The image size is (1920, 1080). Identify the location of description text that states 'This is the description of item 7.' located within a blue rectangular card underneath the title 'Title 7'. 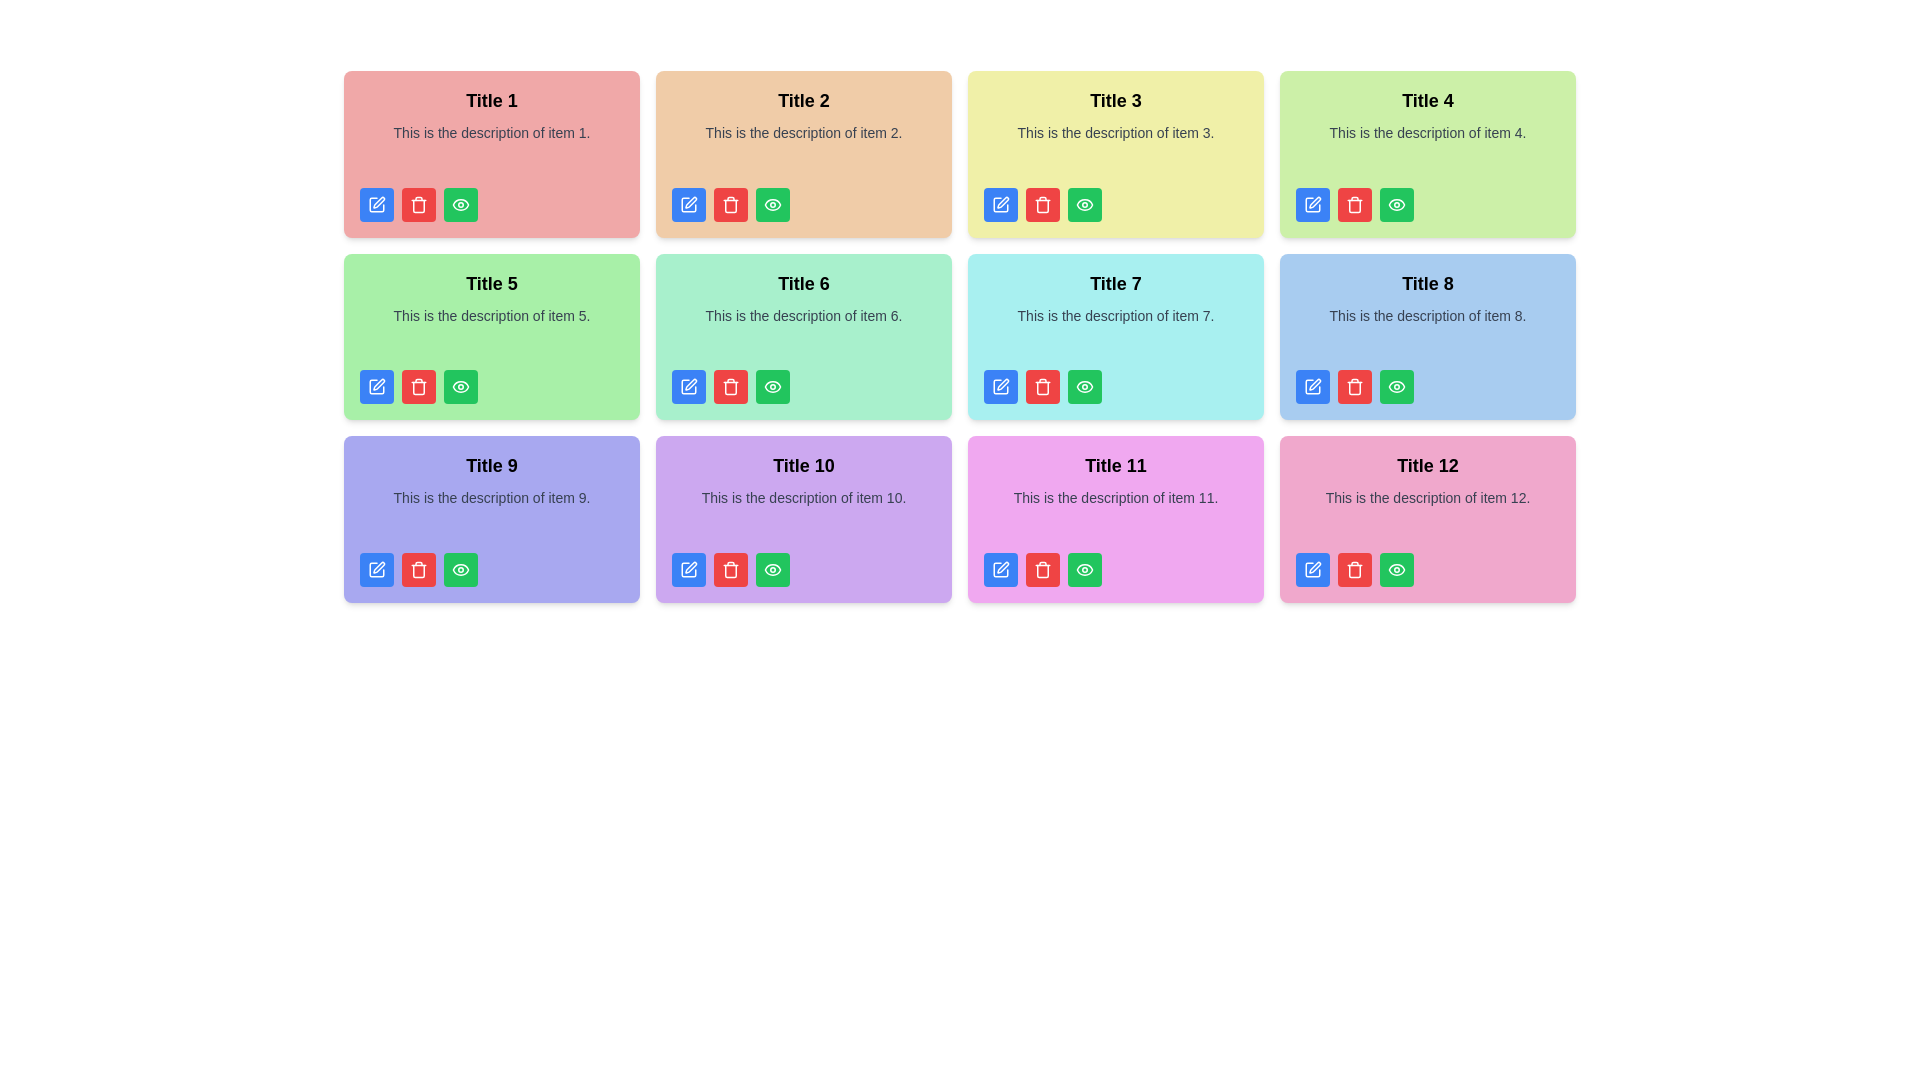
(1115, 330).